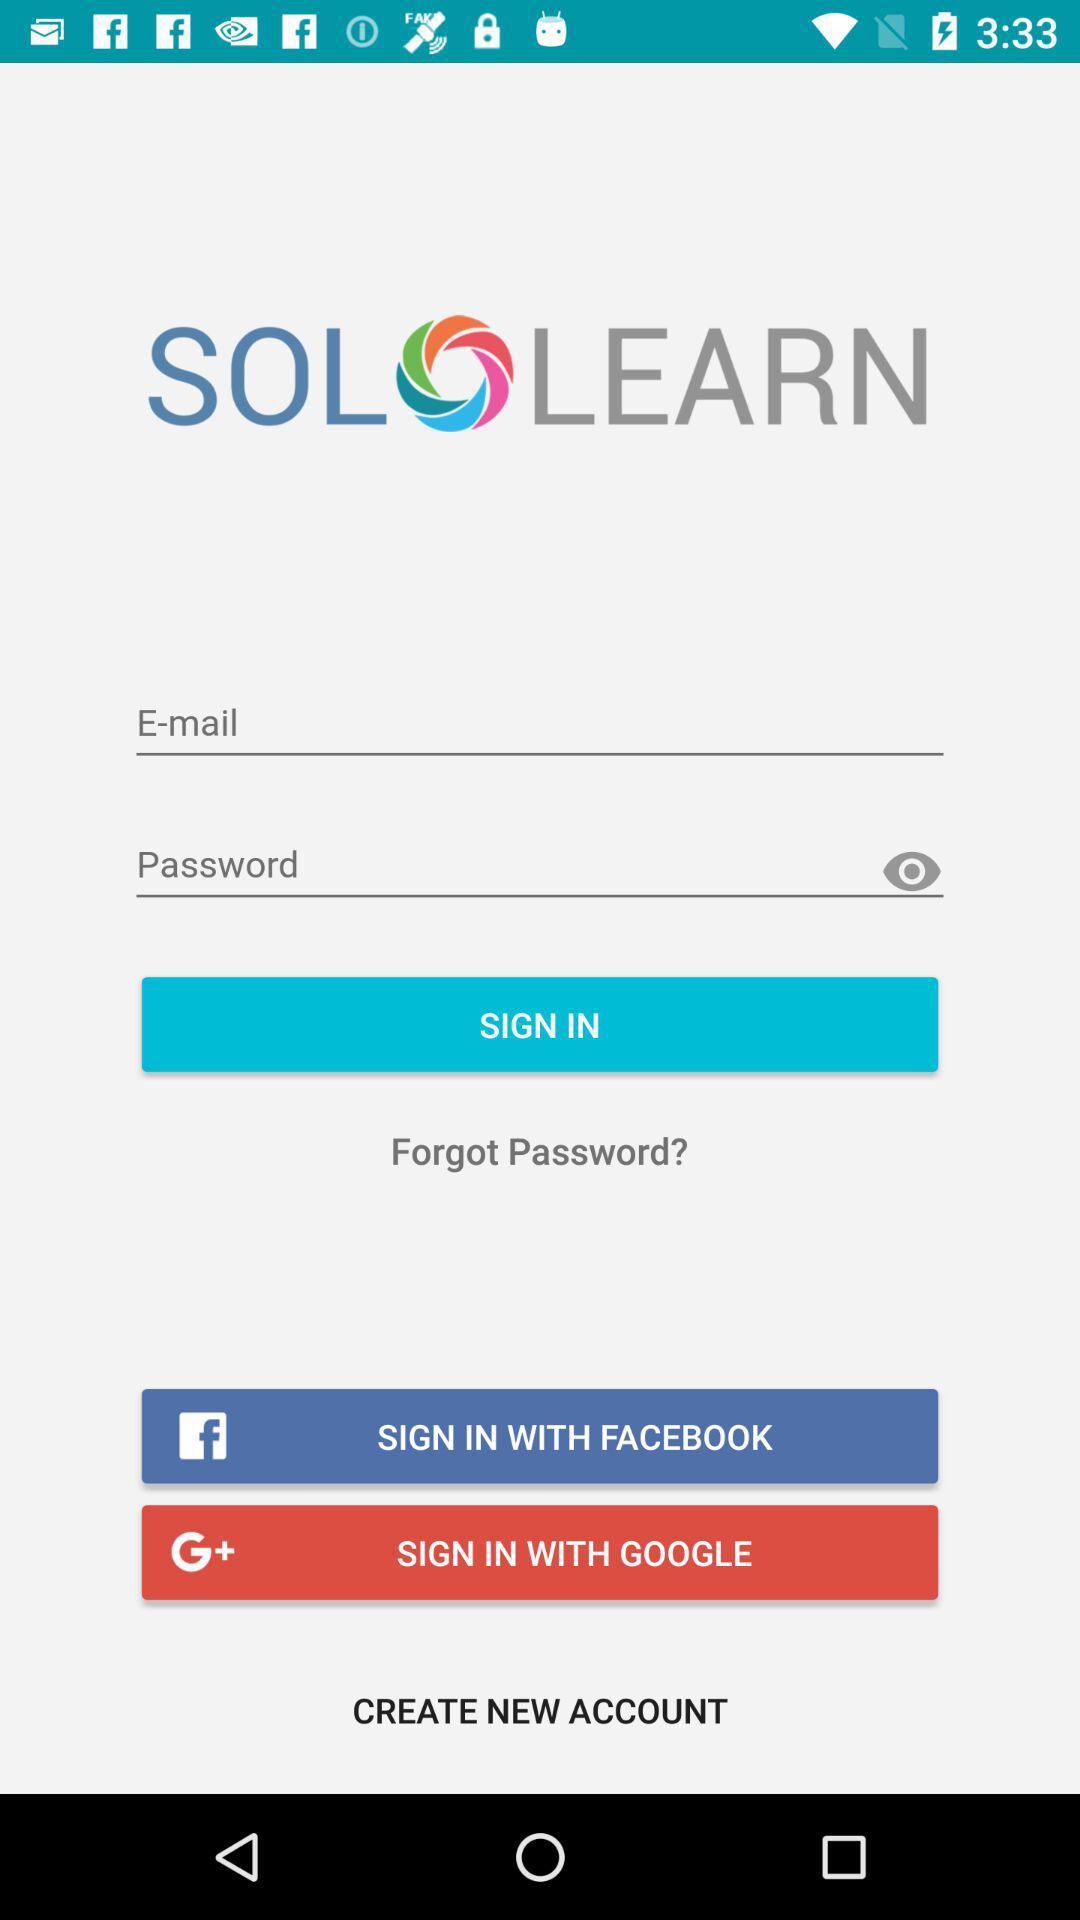  What do you see at coordinates (540, 1708) in the screenshot?
I see `the create new account icon` at bounding box center [540, 1708].